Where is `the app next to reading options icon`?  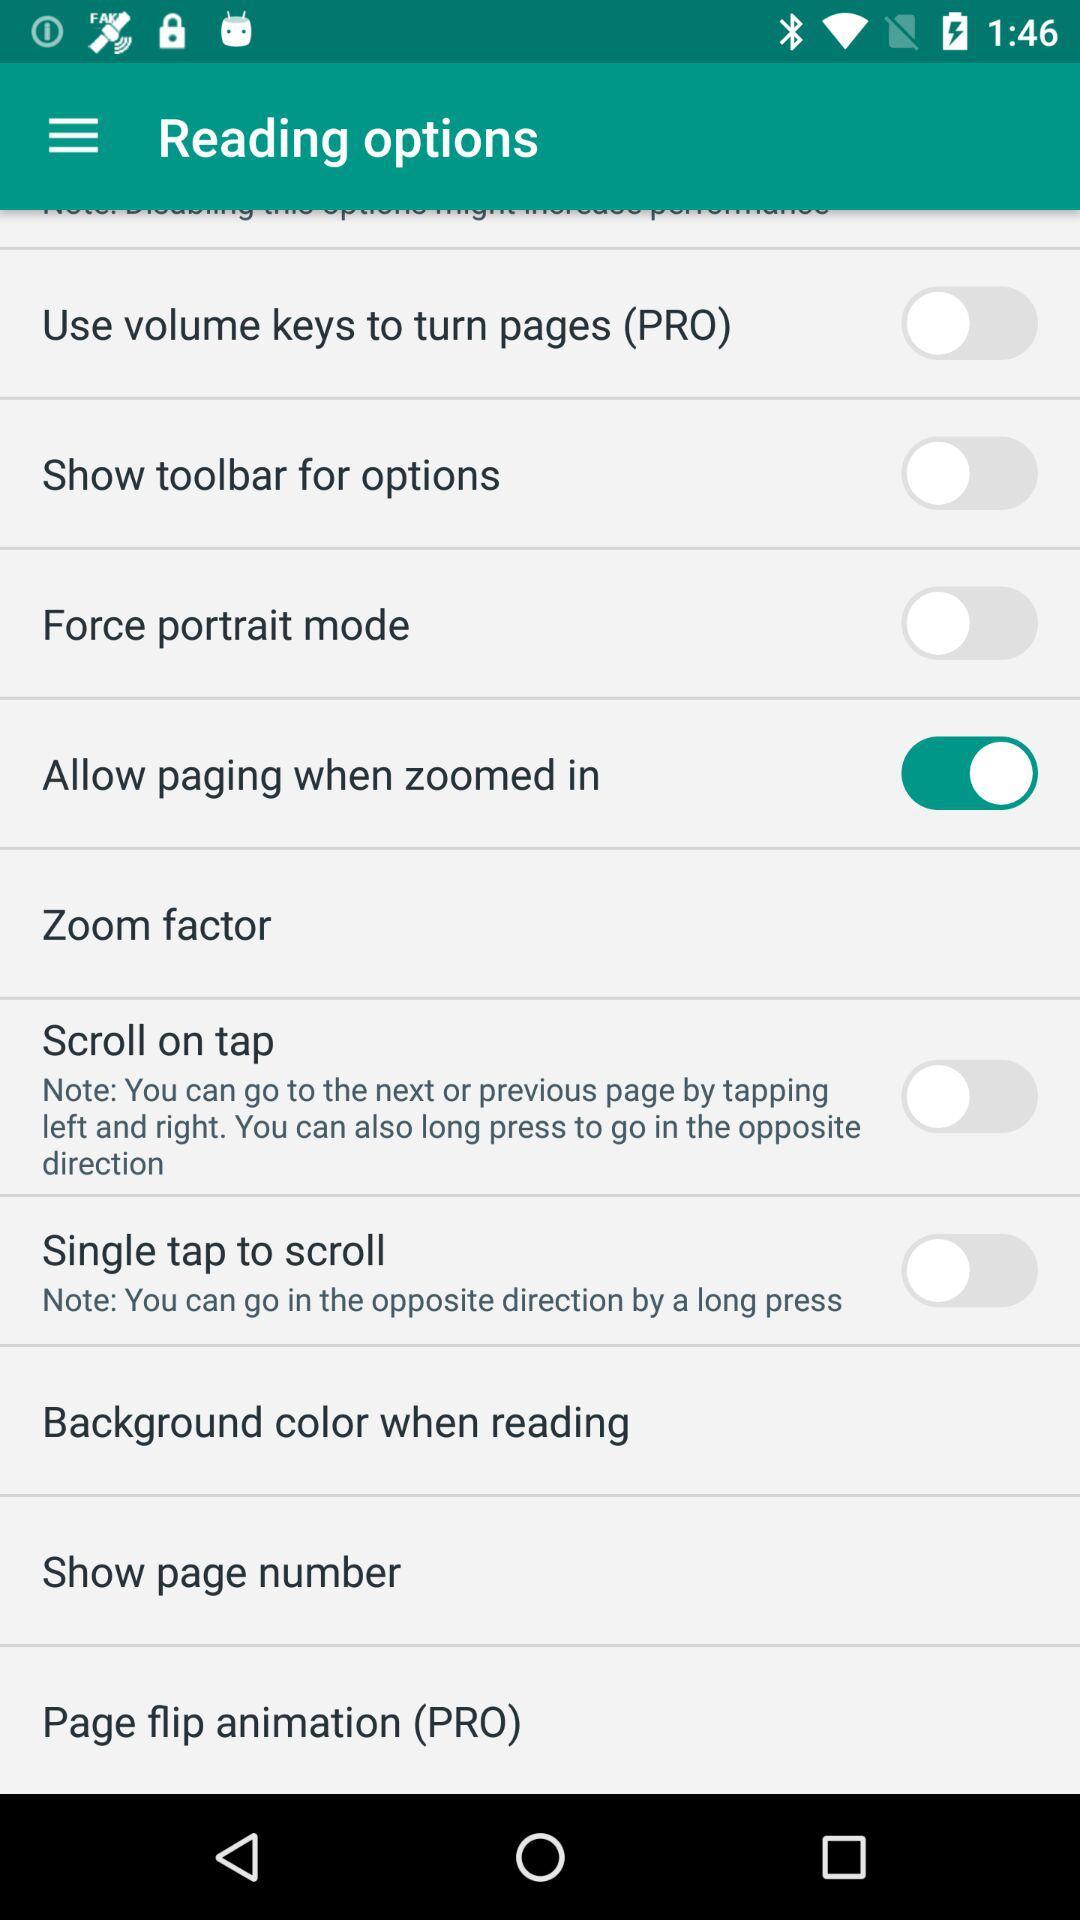
the app next to reading options icon is located at coordinates (72, 135).